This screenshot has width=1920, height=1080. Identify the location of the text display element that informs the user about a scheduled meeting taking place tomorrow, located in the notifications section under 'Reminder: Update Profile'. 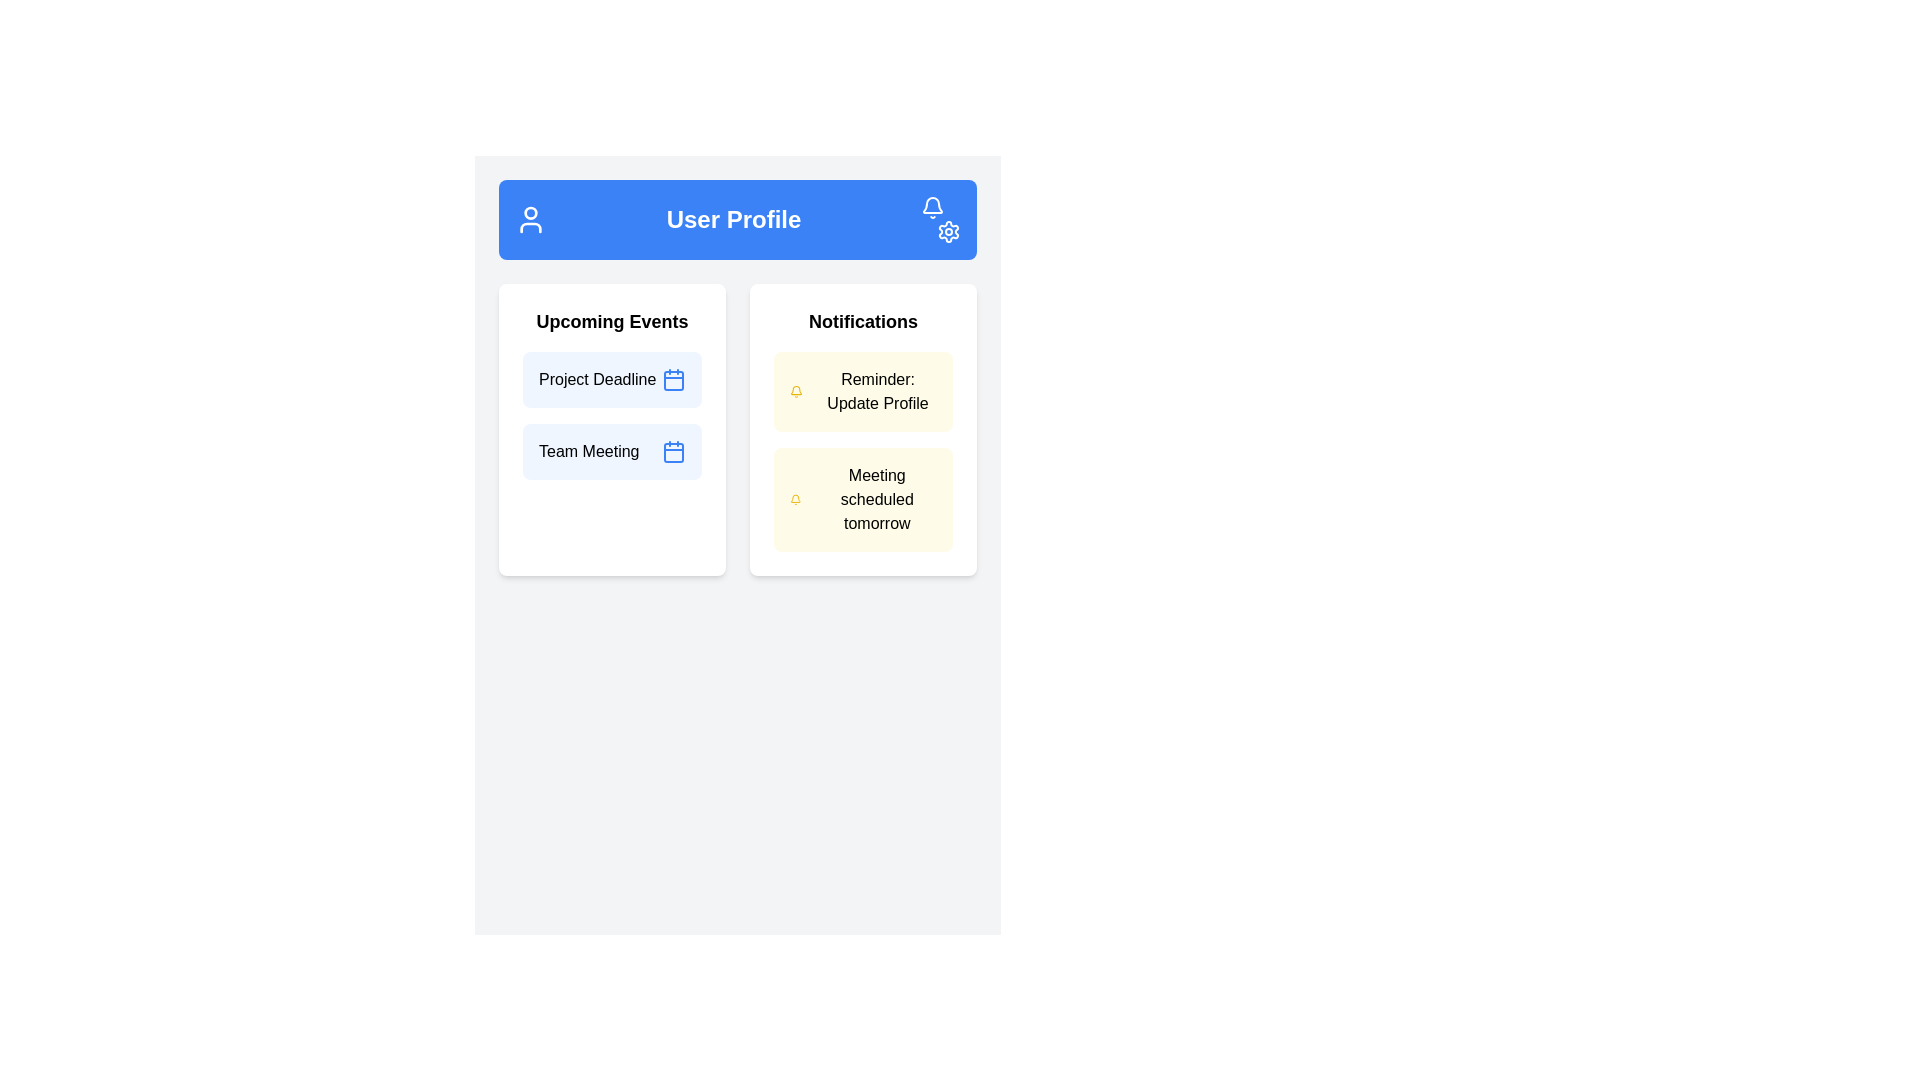
(877, 499).